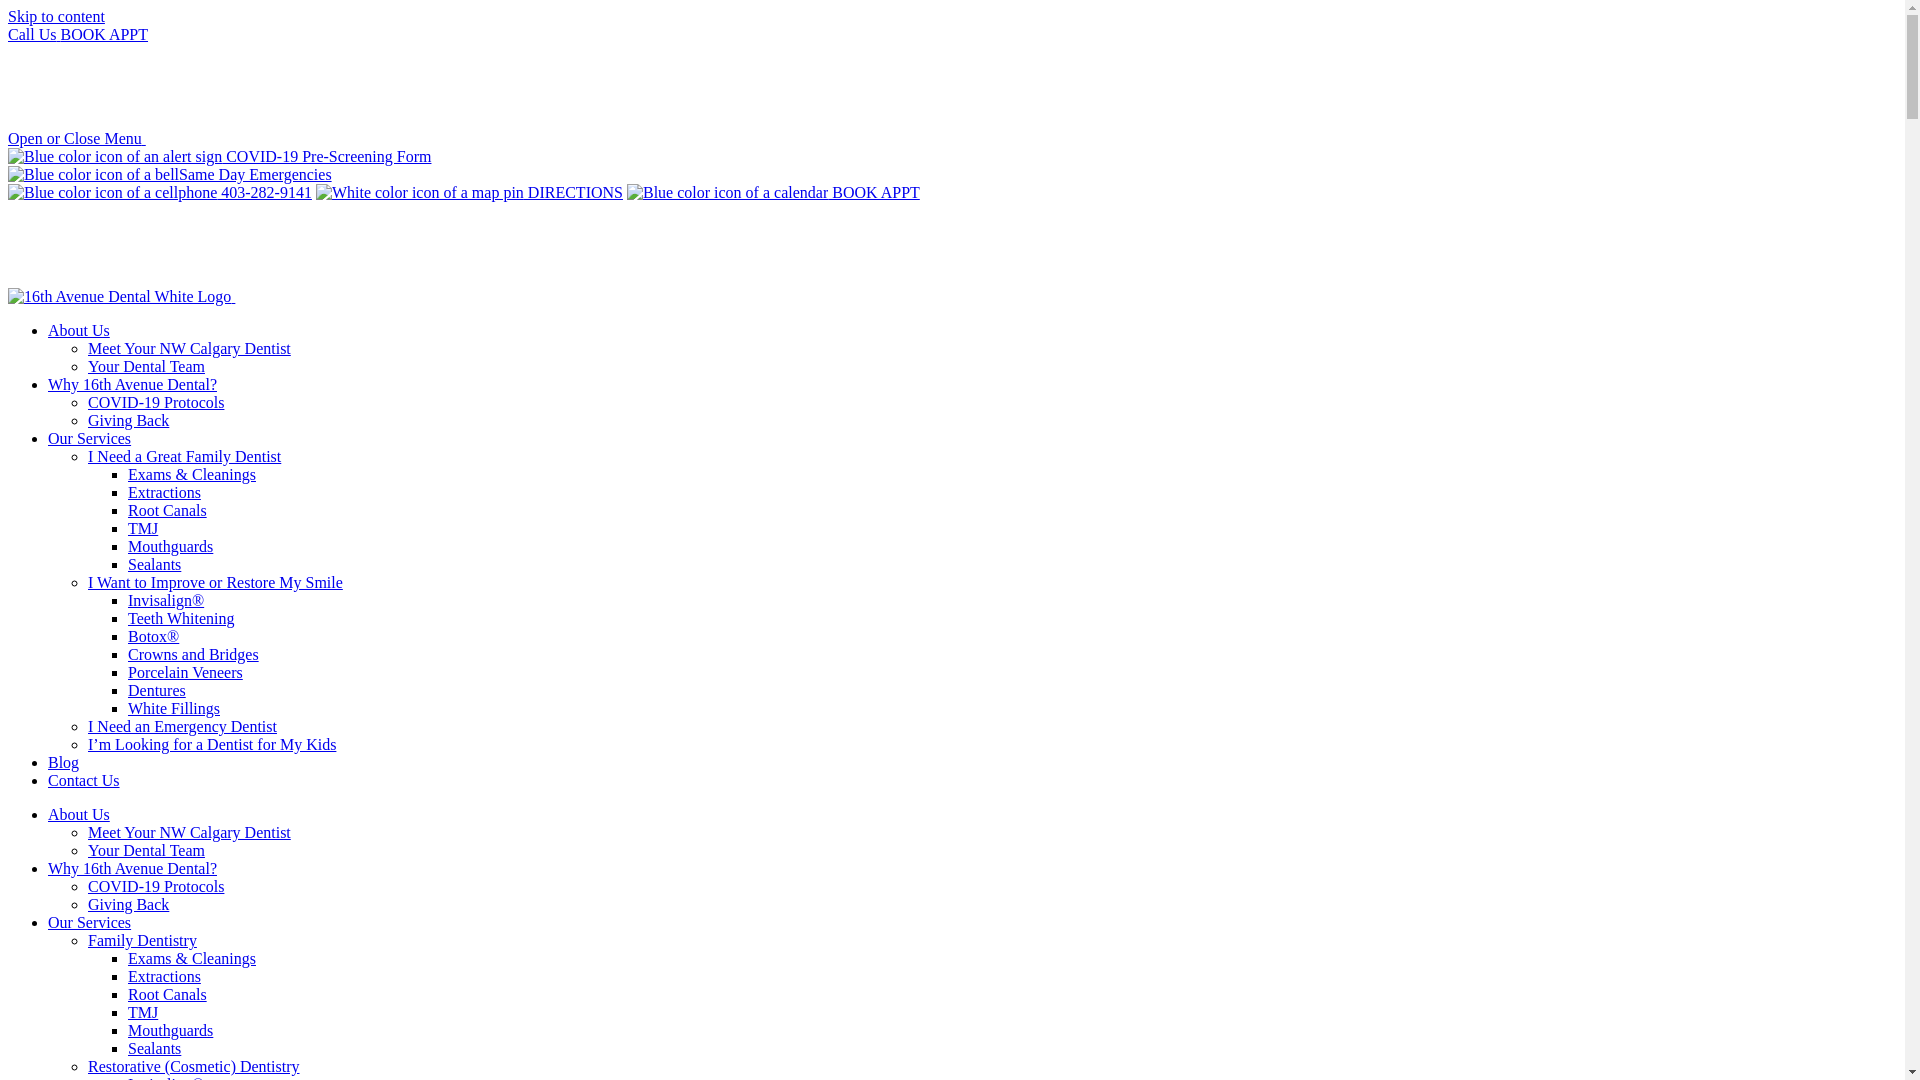 The image size is (1920, 1080). I want to click on 'Family Dentistry', so click(141, 940).